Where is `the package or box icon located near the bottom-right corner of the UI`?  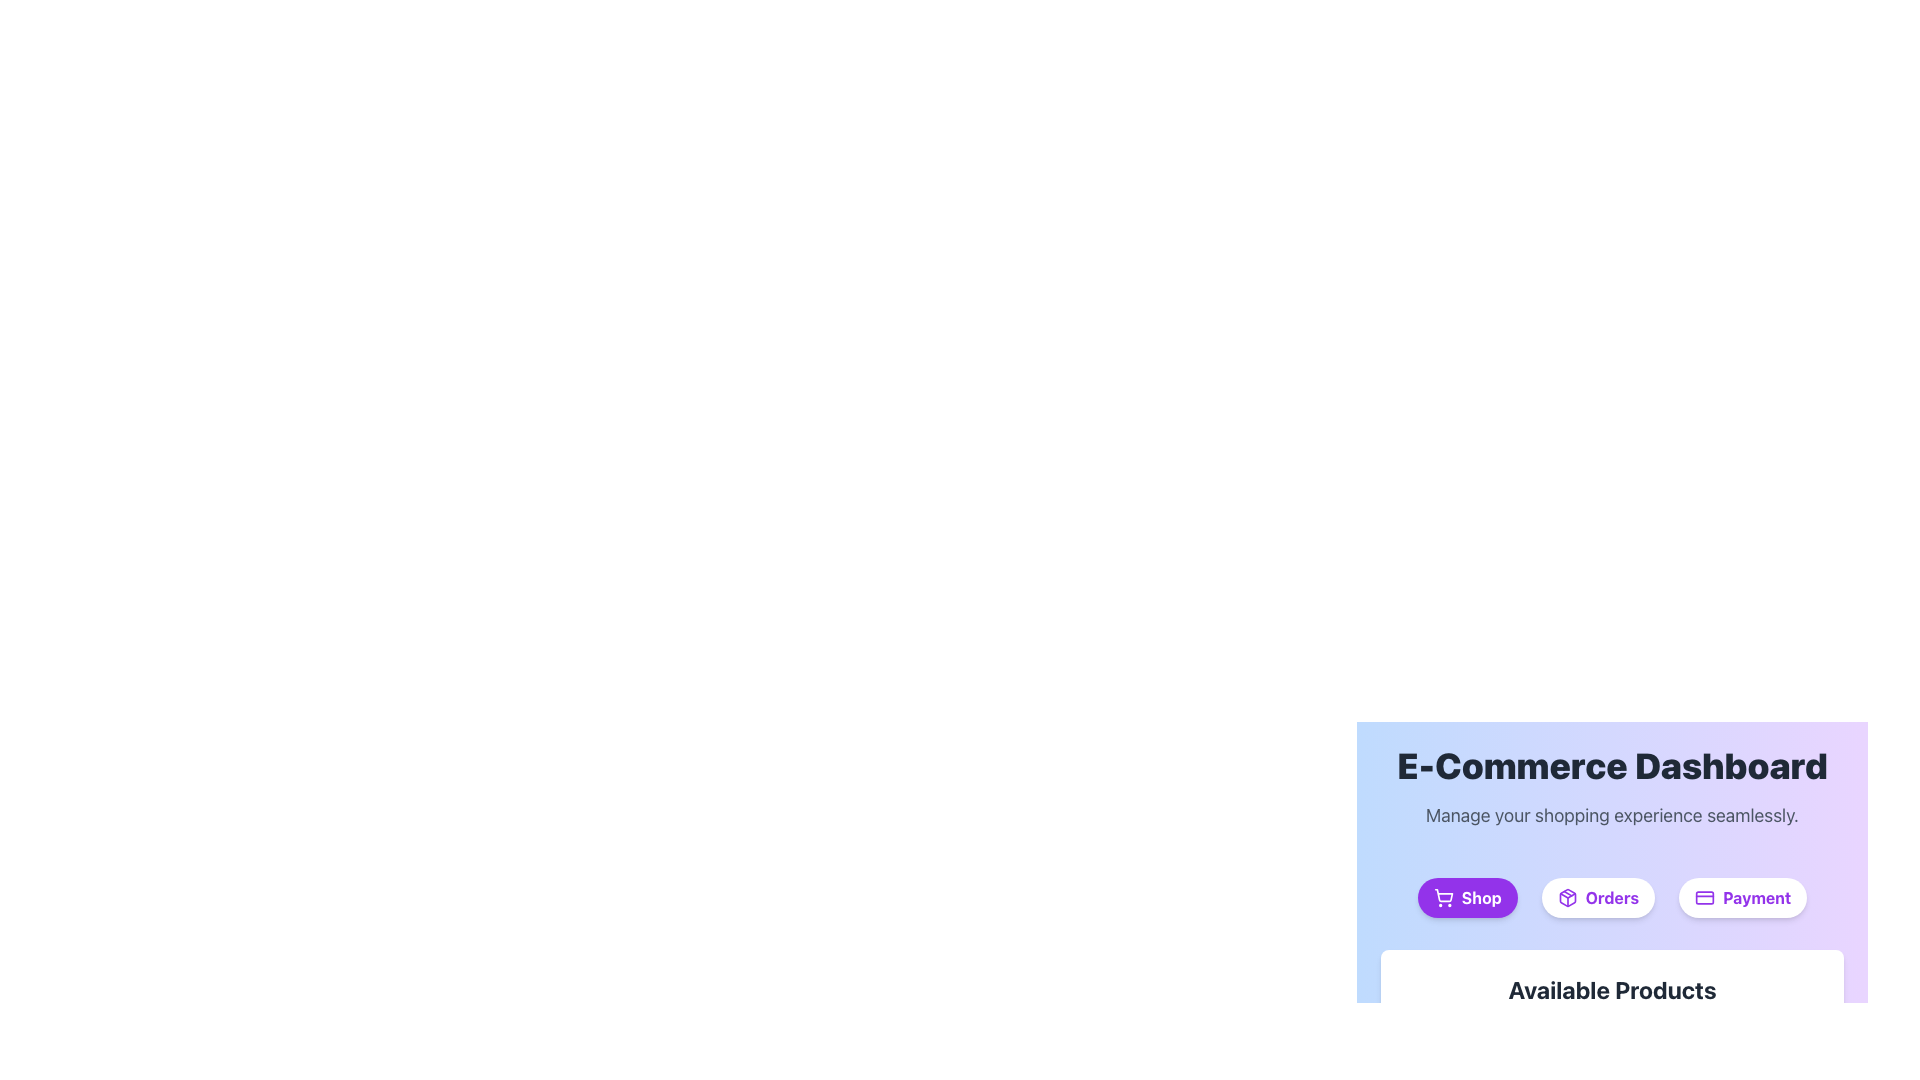
the package or box icon located near the bottom-right corner of the UI is located at coordinates (1566, 897).